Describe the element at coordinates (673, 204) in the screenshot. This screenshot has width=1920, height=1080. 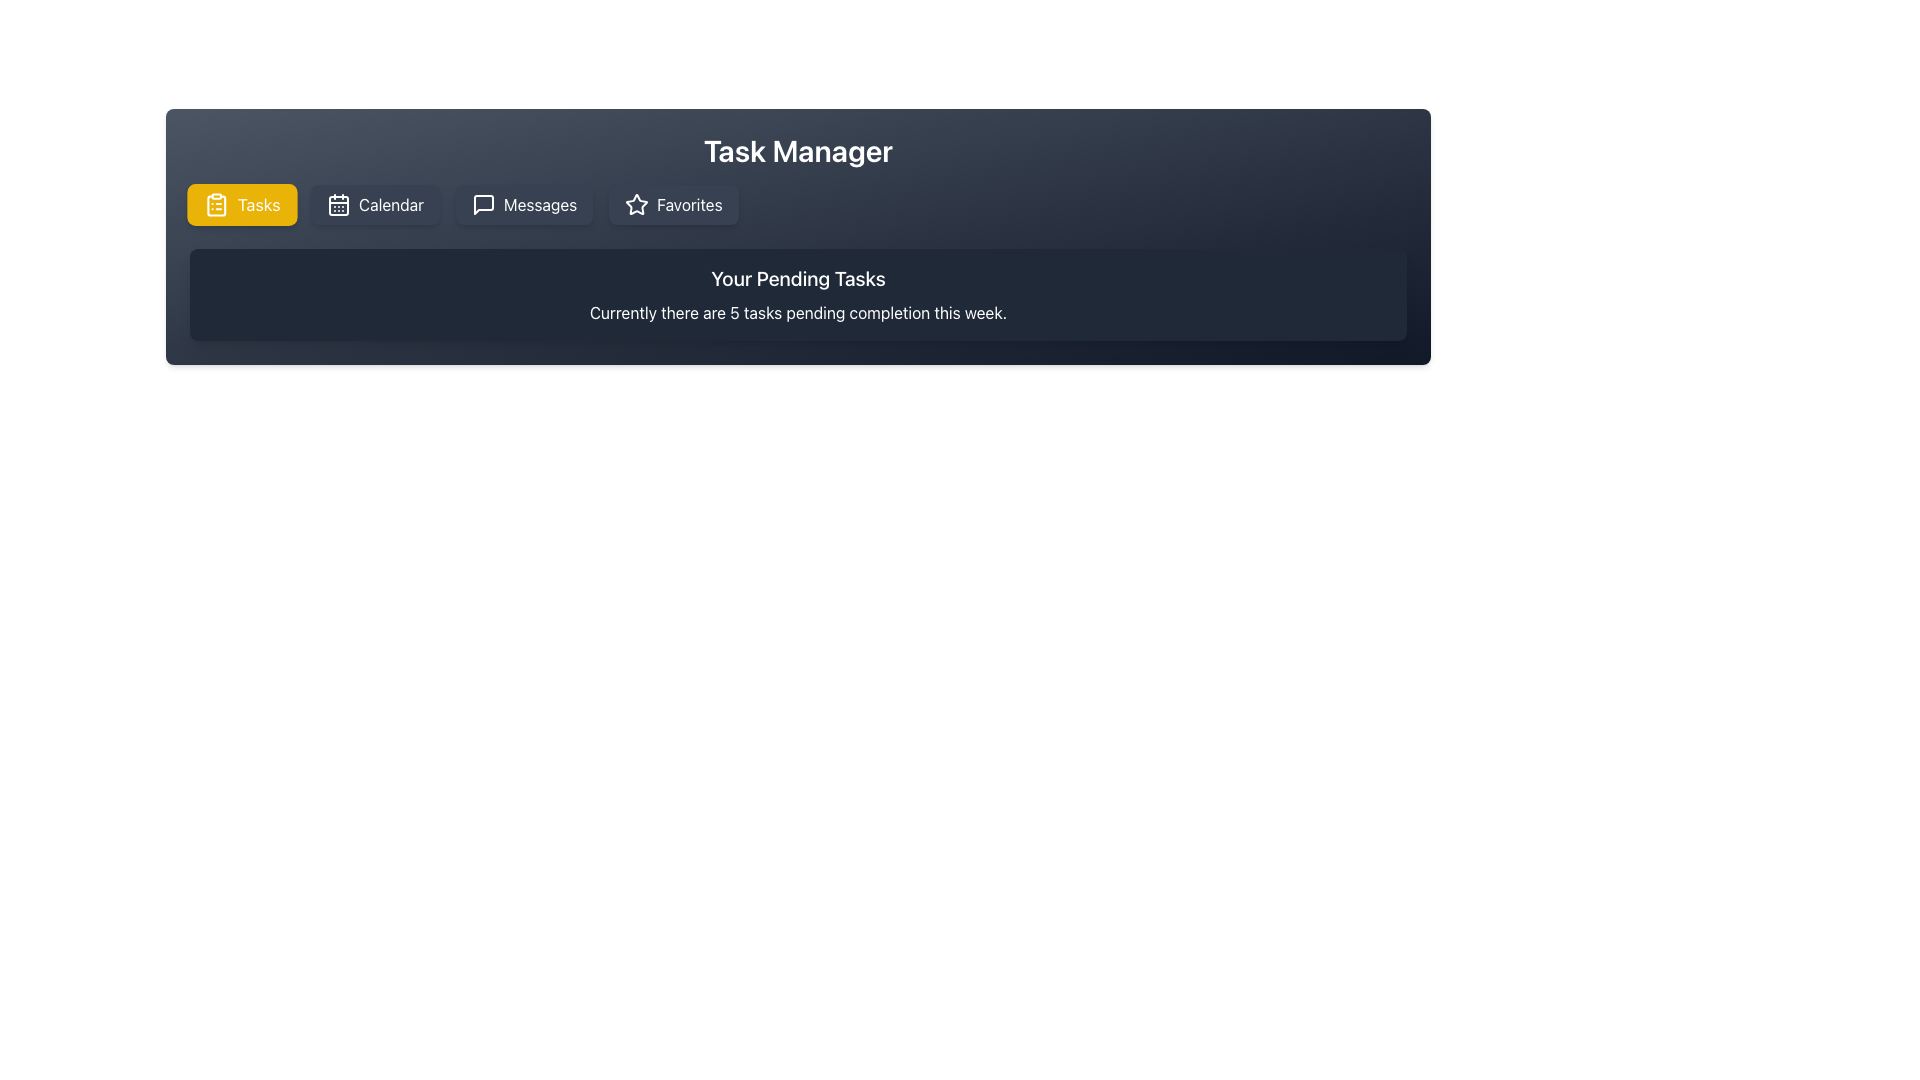
I see `the 'Favorites' button, the fourth button in the navigation row, to activate styling changes` at that location.